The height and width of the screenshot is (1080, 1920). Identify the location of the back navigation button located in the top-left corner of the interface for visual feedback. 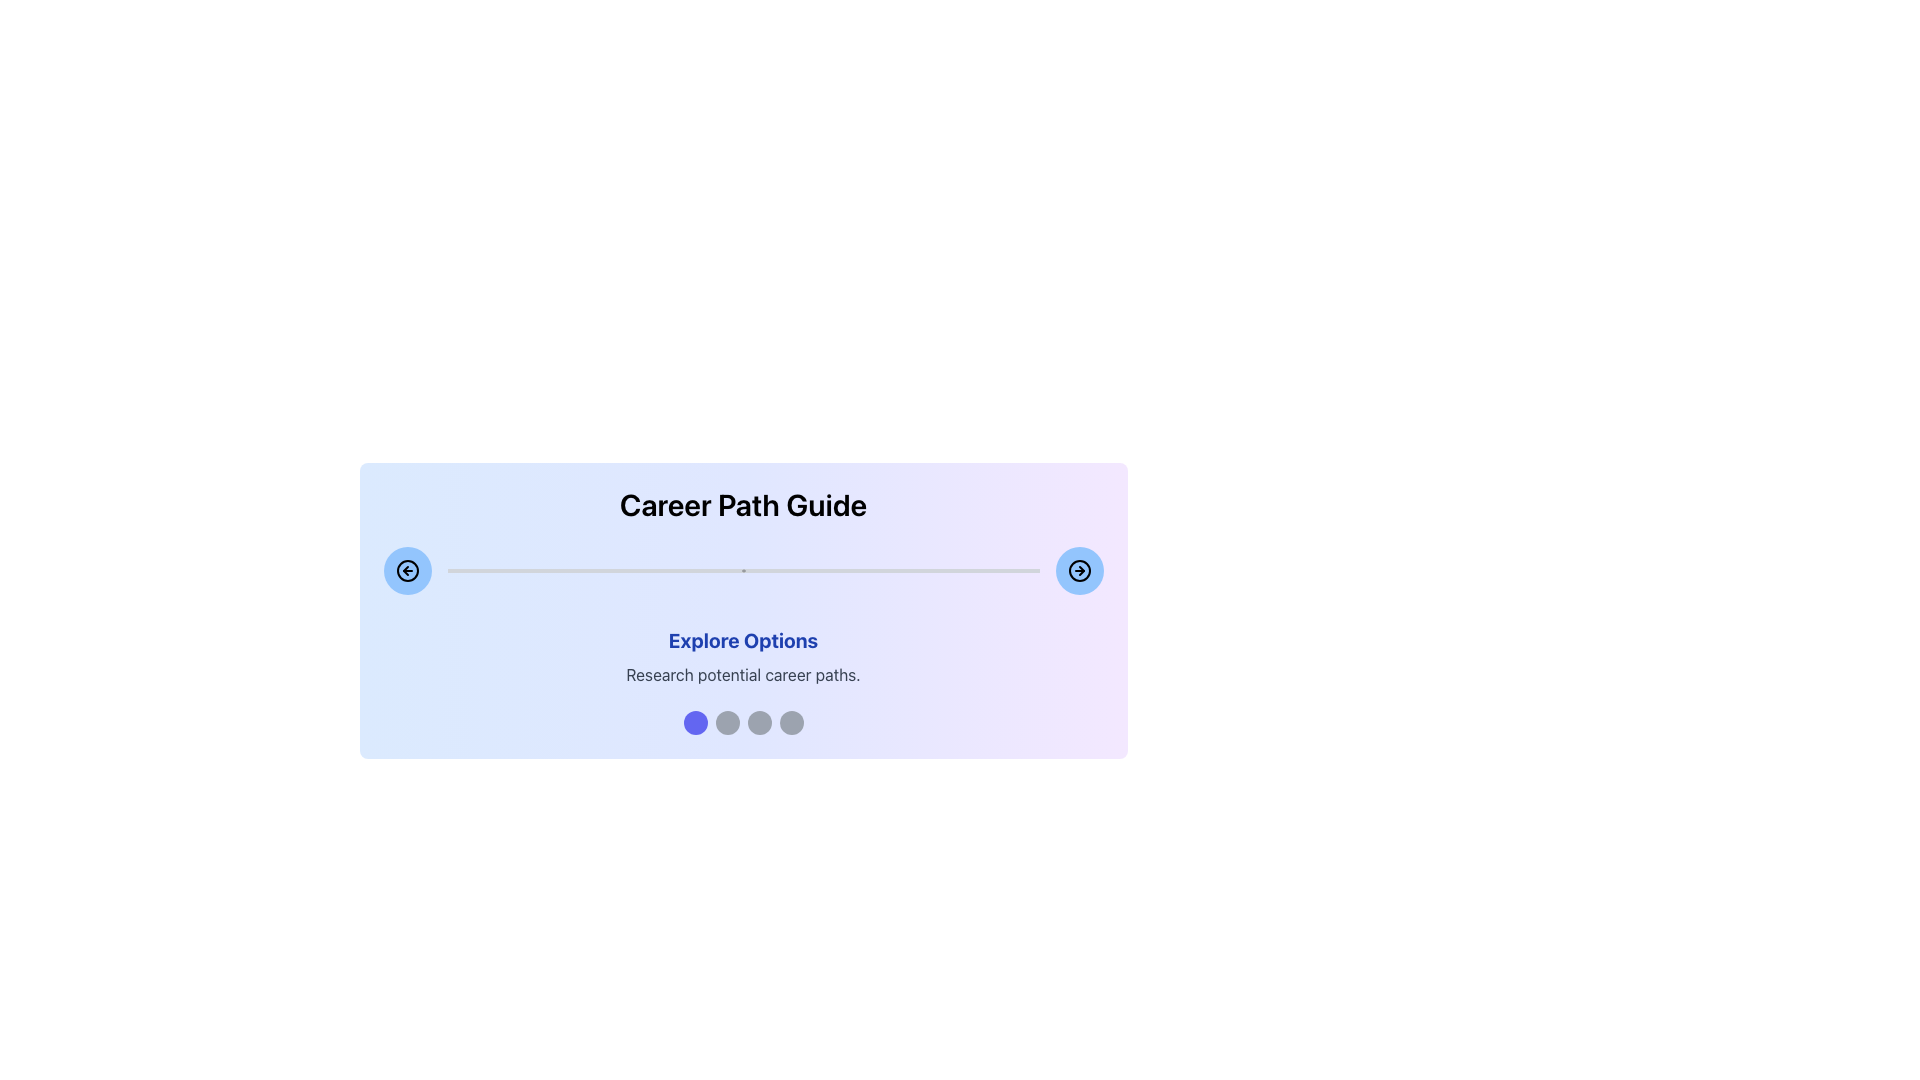
(406, 570).